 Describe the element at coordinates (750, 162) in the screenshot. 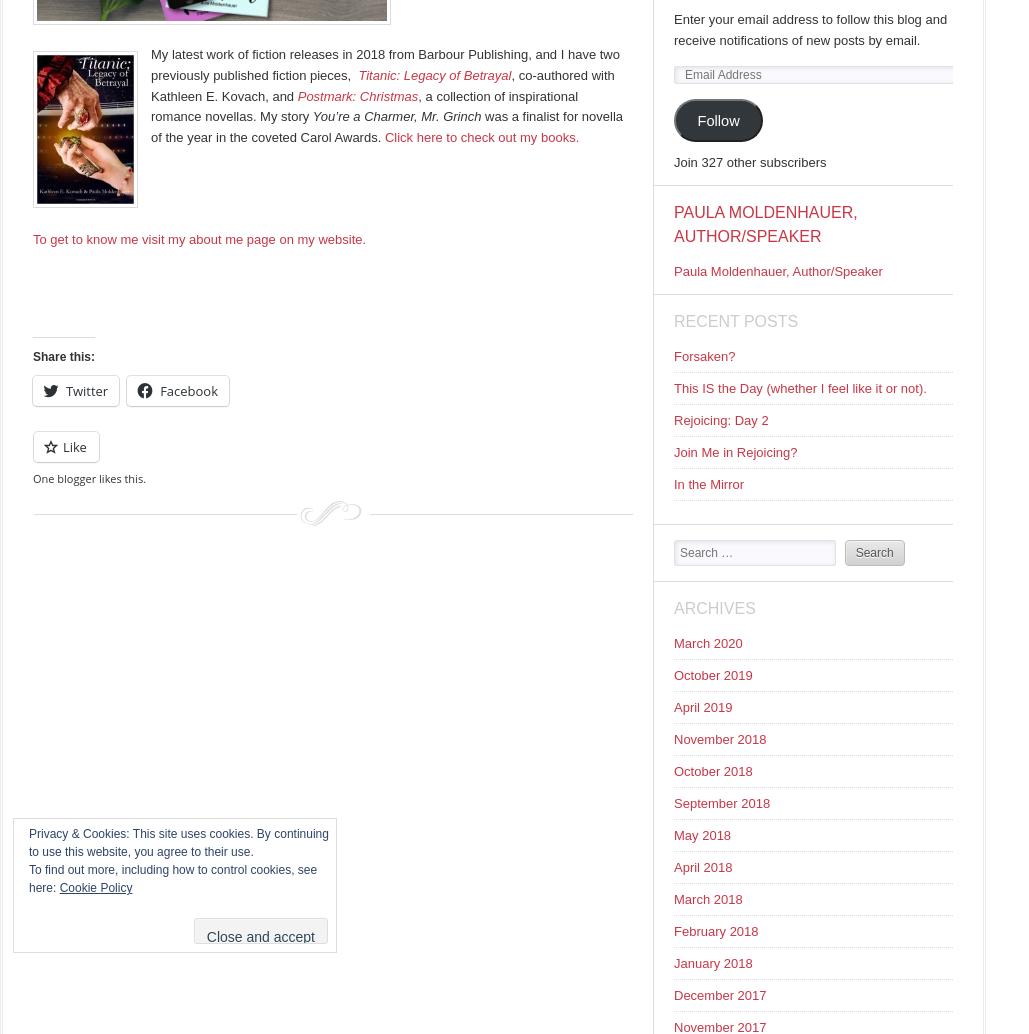

I see `'Join 327 other subscribers'` at that location.